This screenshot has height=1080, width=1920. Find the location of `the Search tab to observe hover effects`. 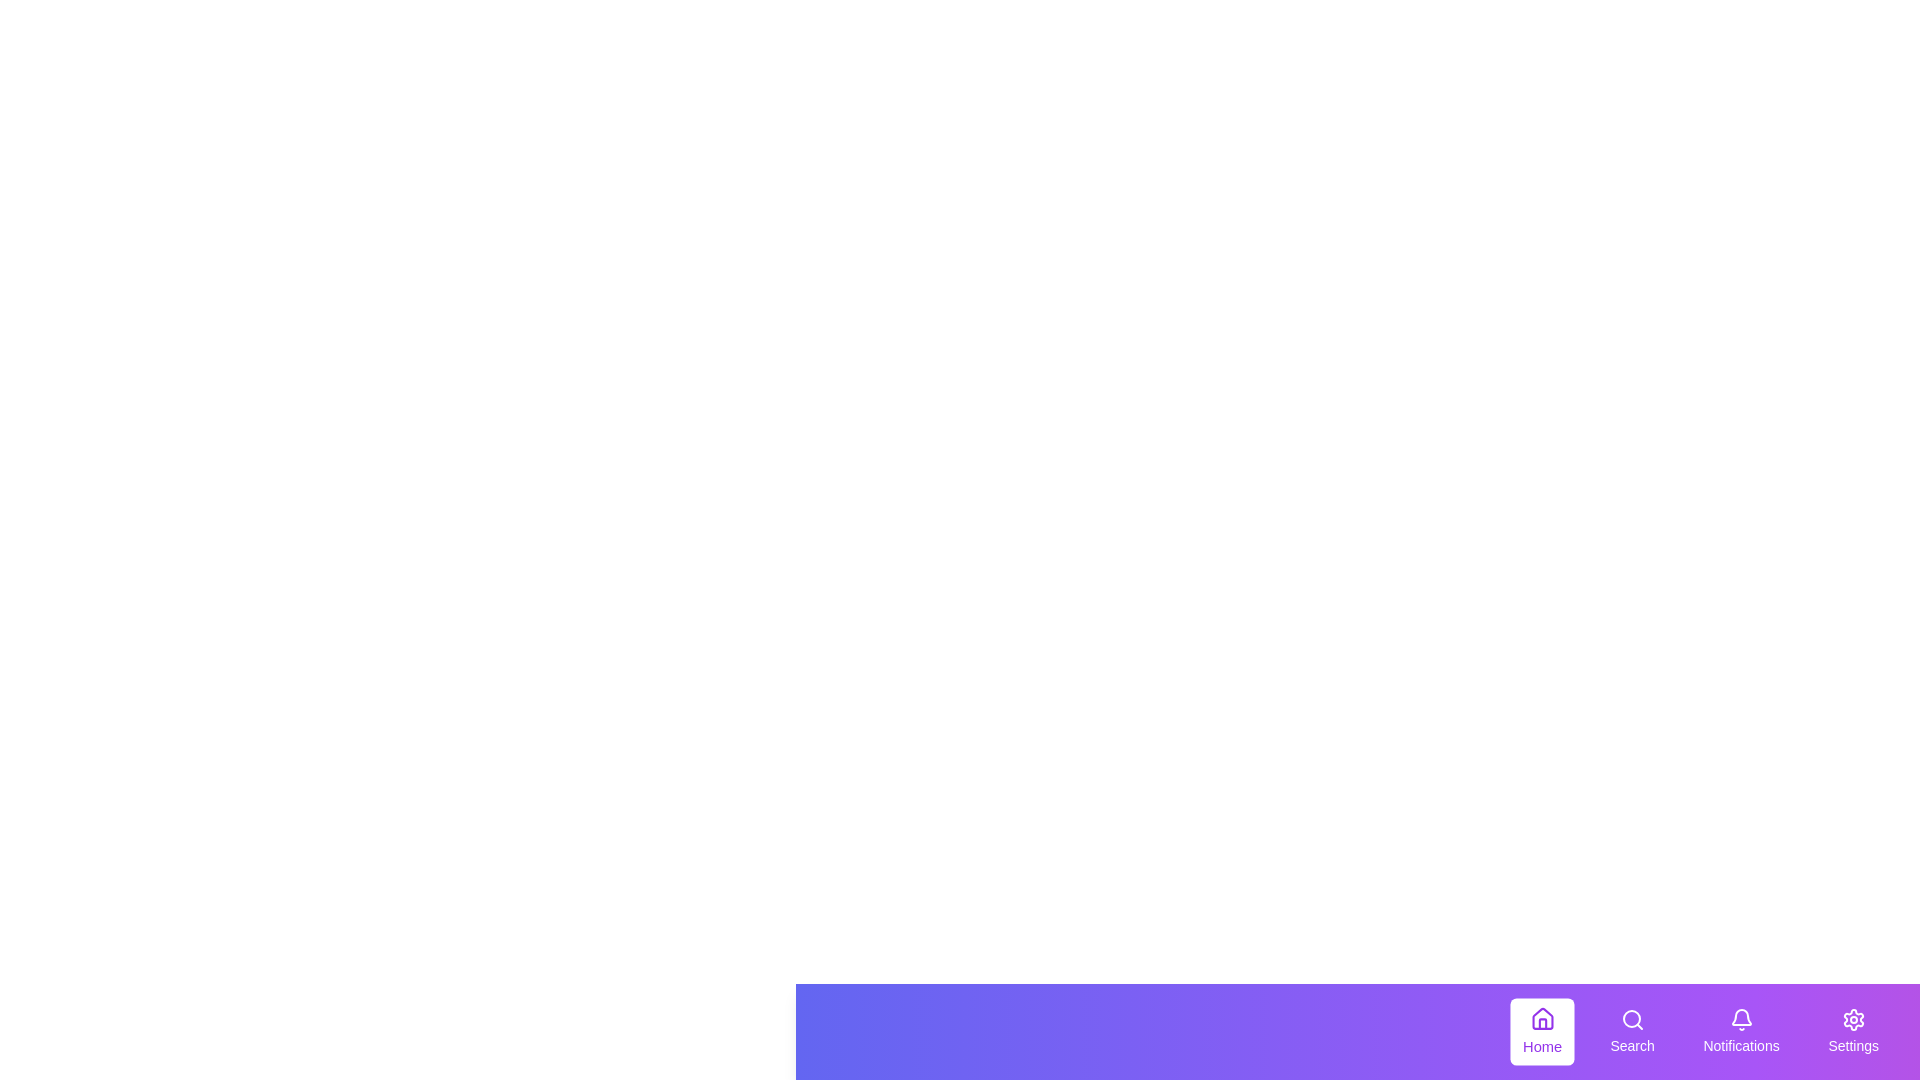

the Search tab to observe hover effects is located at coordinates (1632, 1032).